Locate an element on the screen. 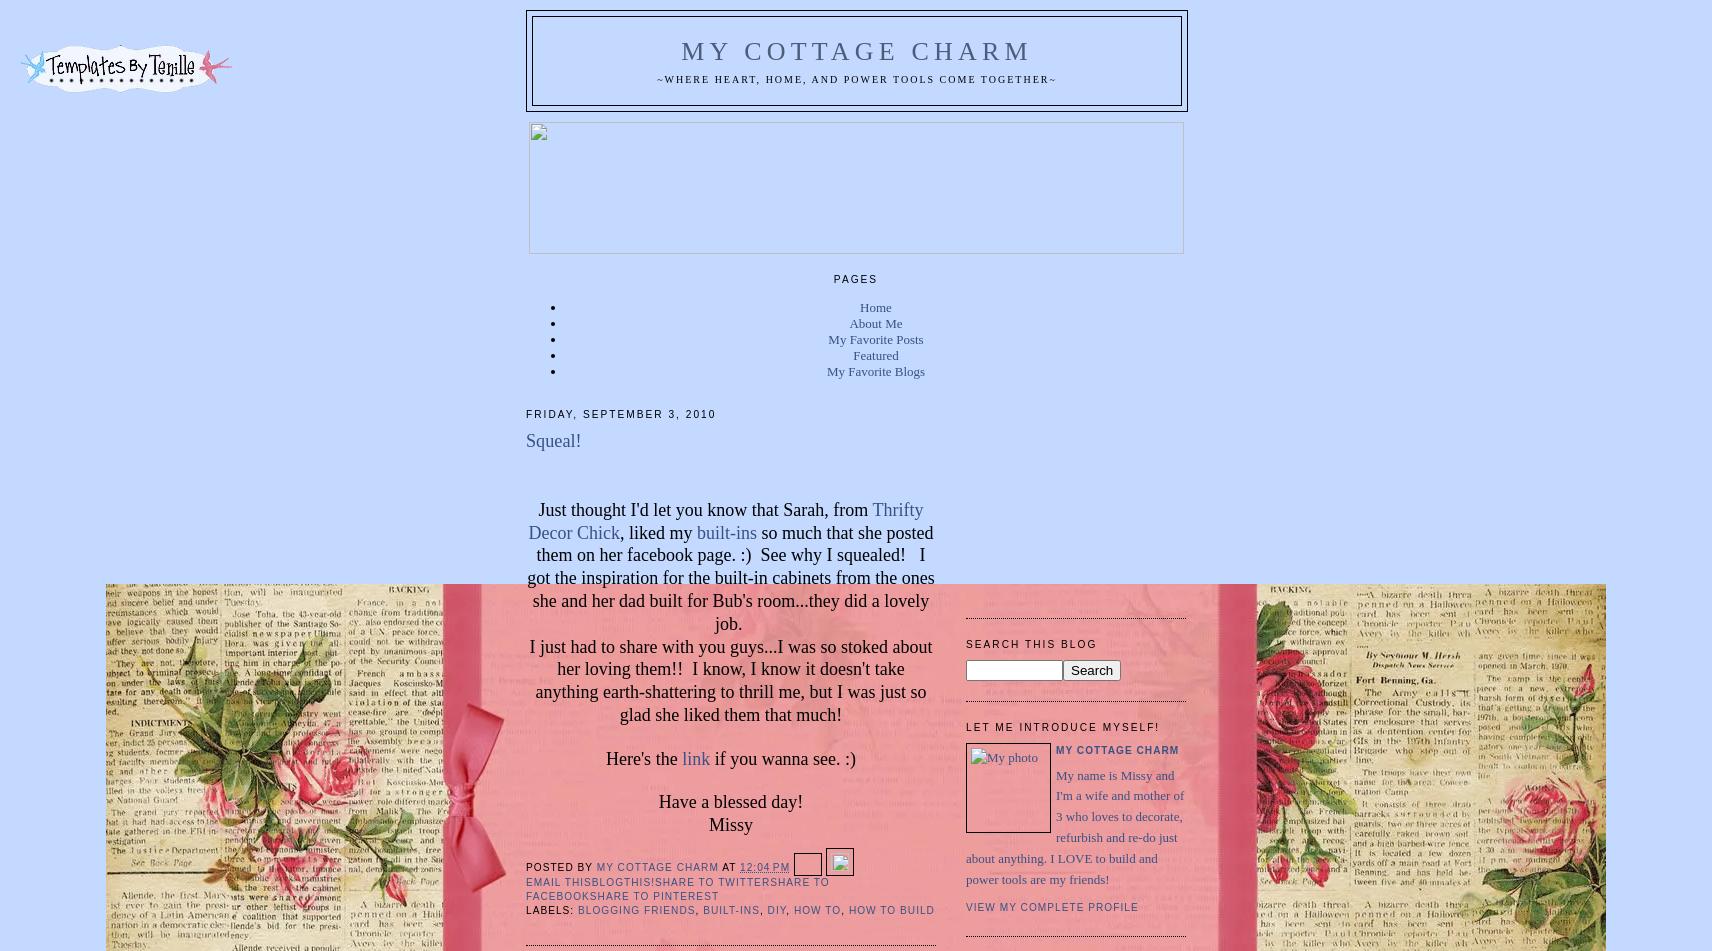 This screenshot has height=951, width=1712. 'Have a blessed day!' is located at coordinates (730, 800).